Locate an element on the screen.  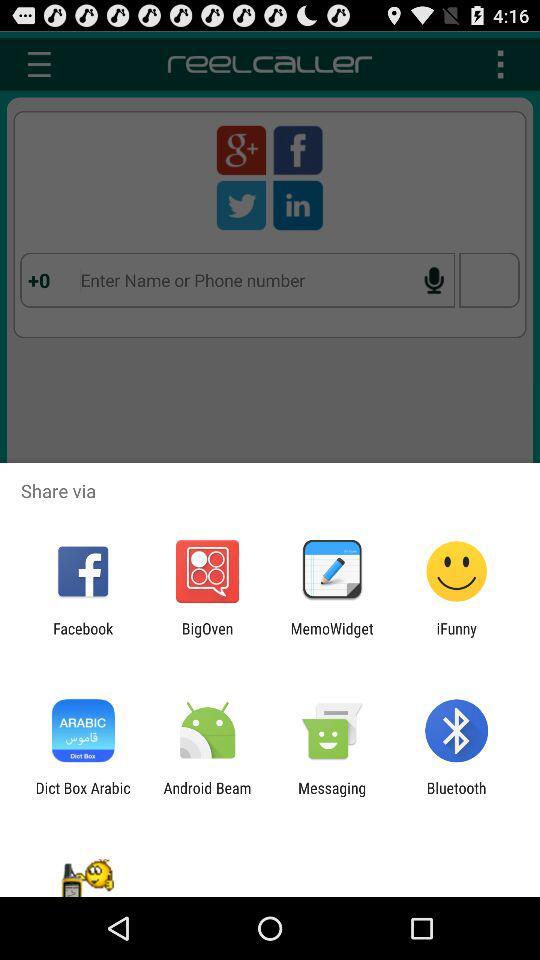
app next to memowidget app is located at coordinates (206, 636).